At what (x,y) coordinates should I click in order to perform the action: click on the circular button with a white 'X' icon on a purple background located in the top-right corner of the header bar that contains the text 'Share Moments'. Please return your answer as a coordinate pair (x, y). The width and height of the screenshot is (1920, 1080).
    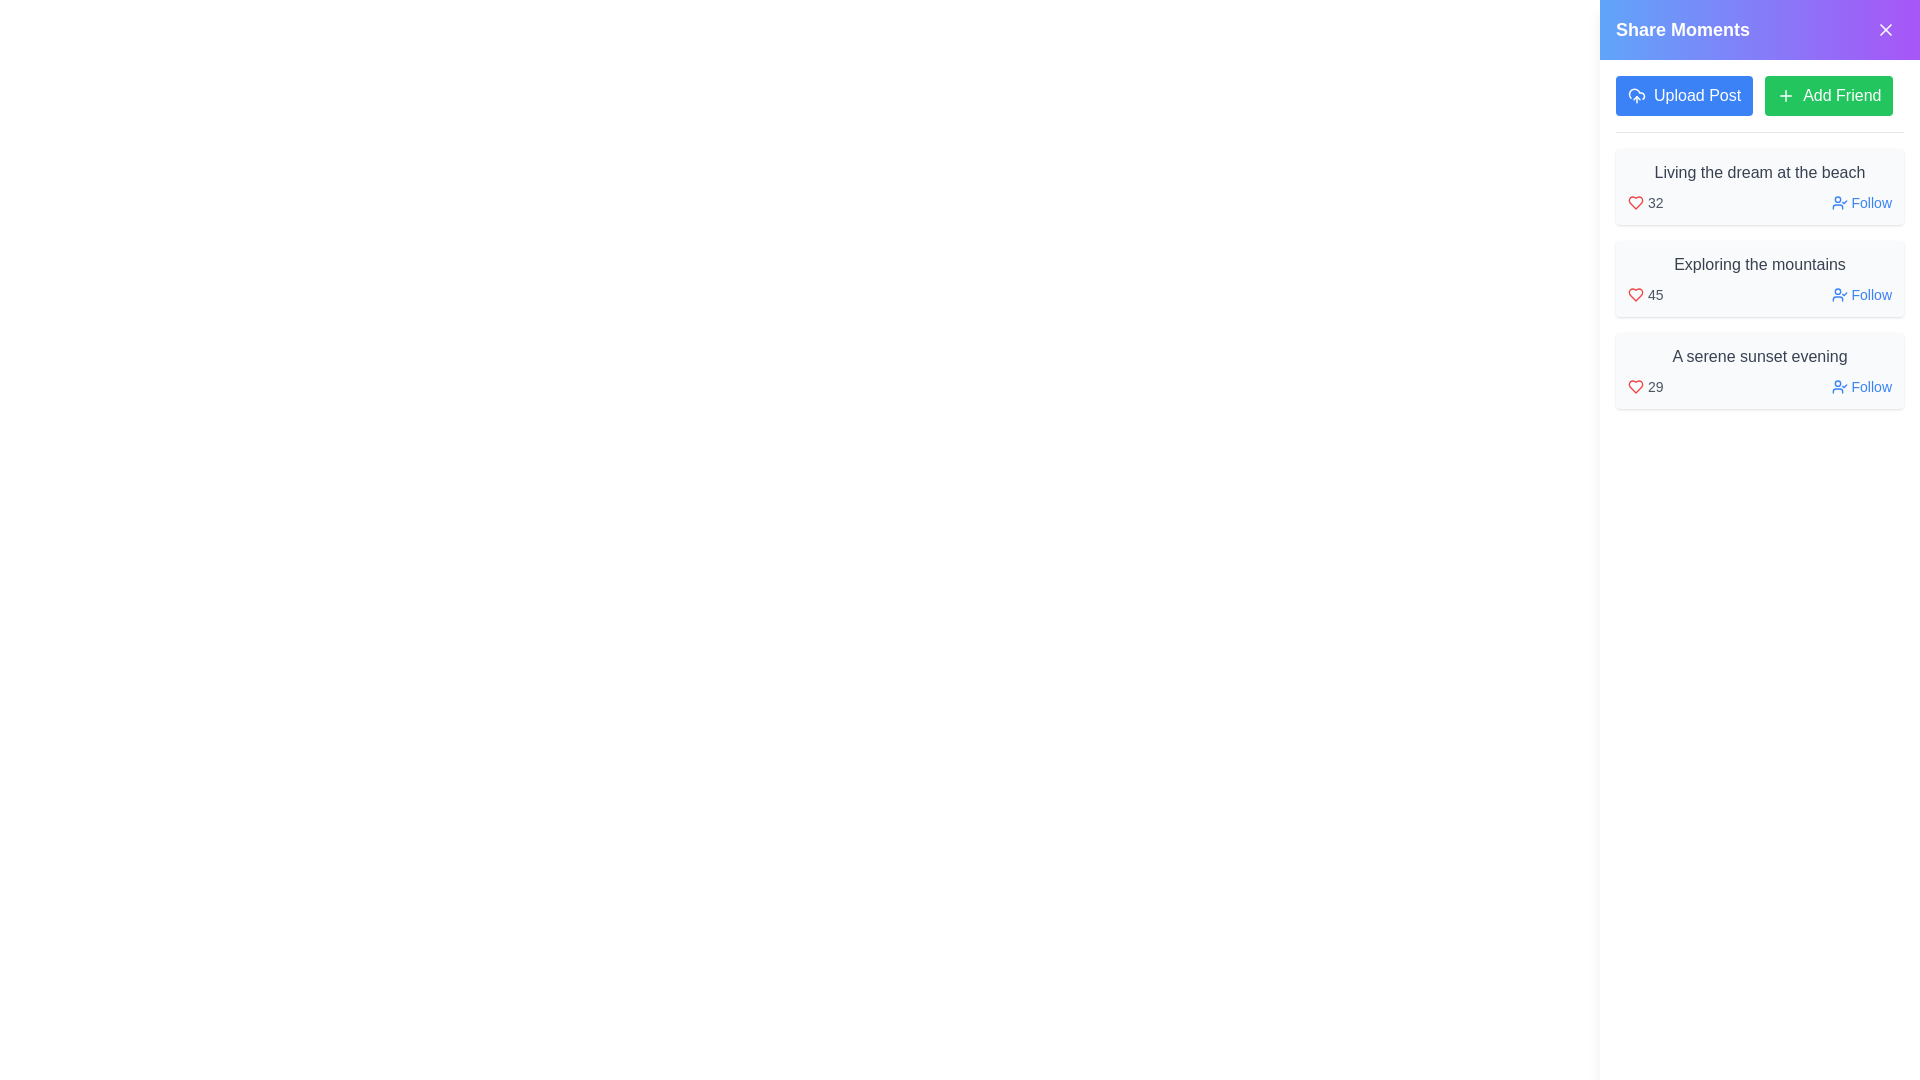
    Looking at the image, I should click on (1885, 30).